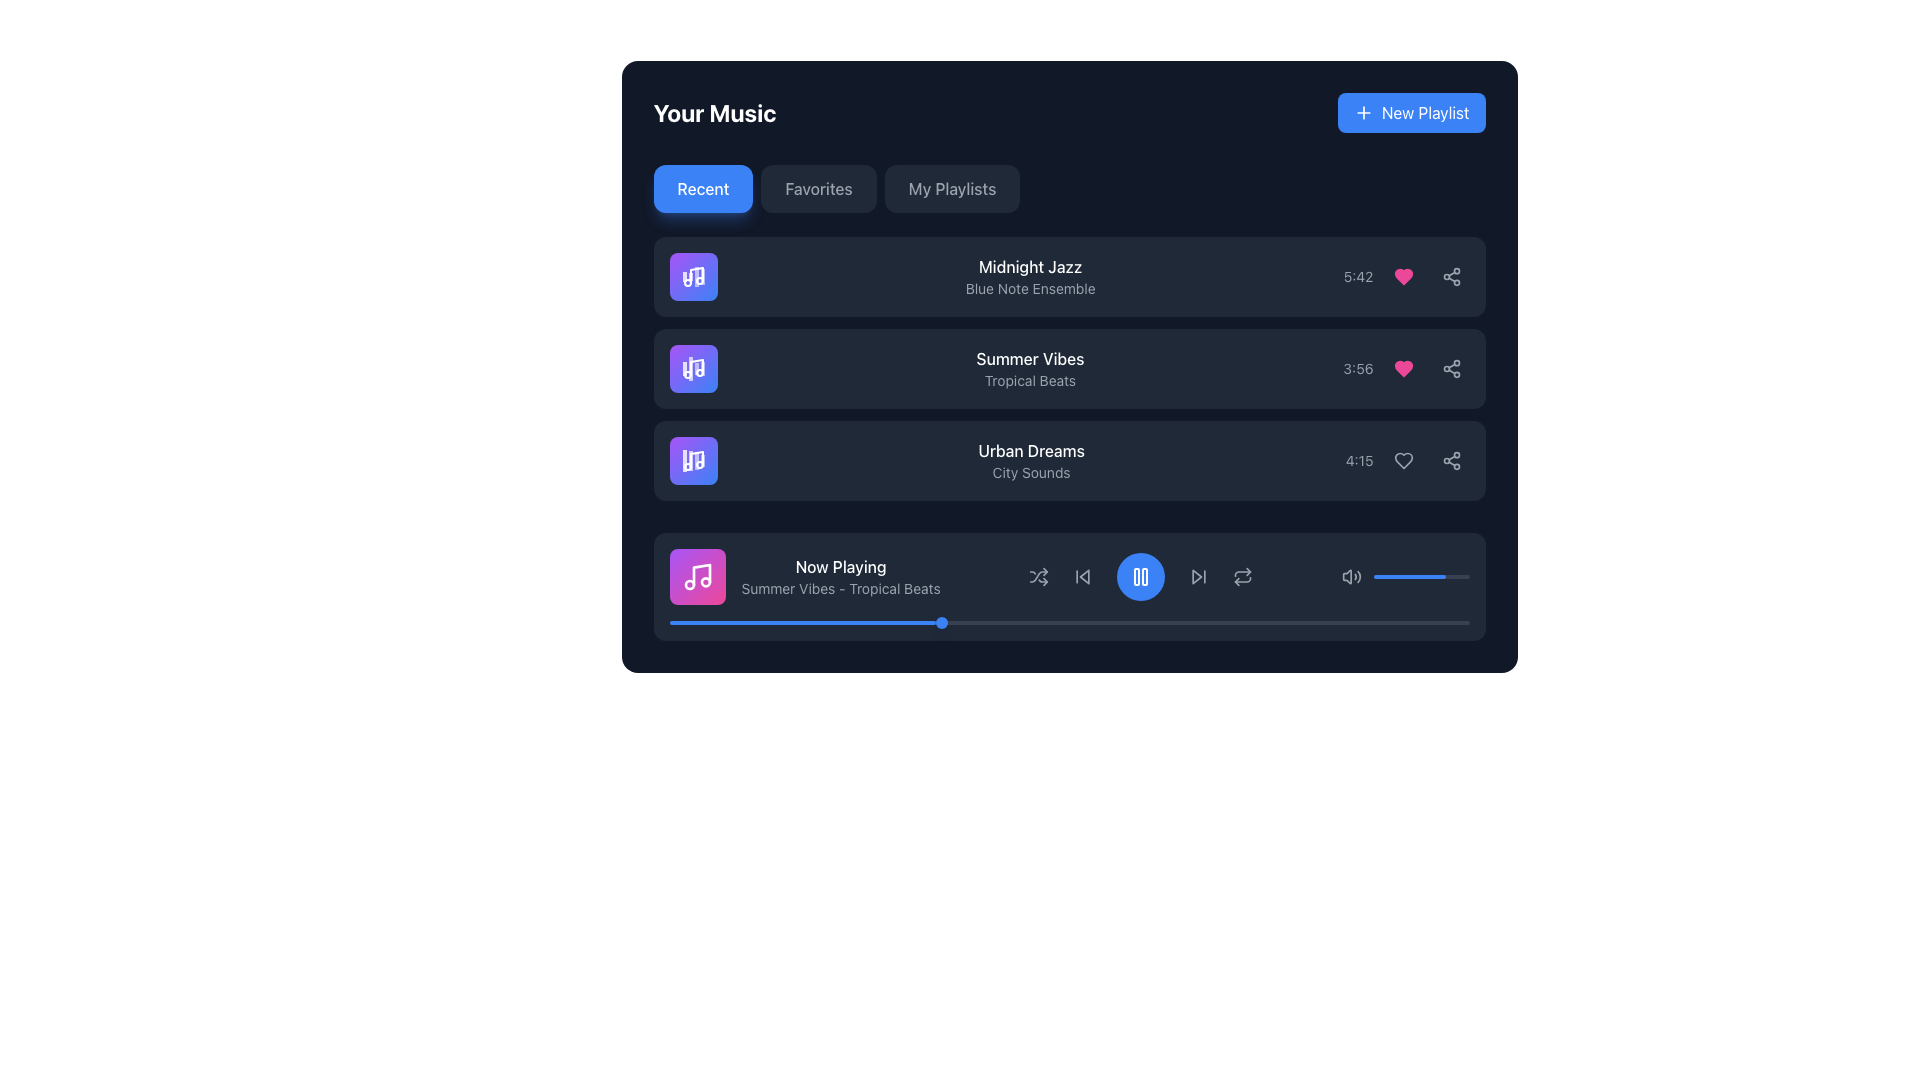 The image size is (1920, 1080). What do you see at coordinates (1404, 622) in the screenshot?
I see `progress` at bounding box center [1404, 622].